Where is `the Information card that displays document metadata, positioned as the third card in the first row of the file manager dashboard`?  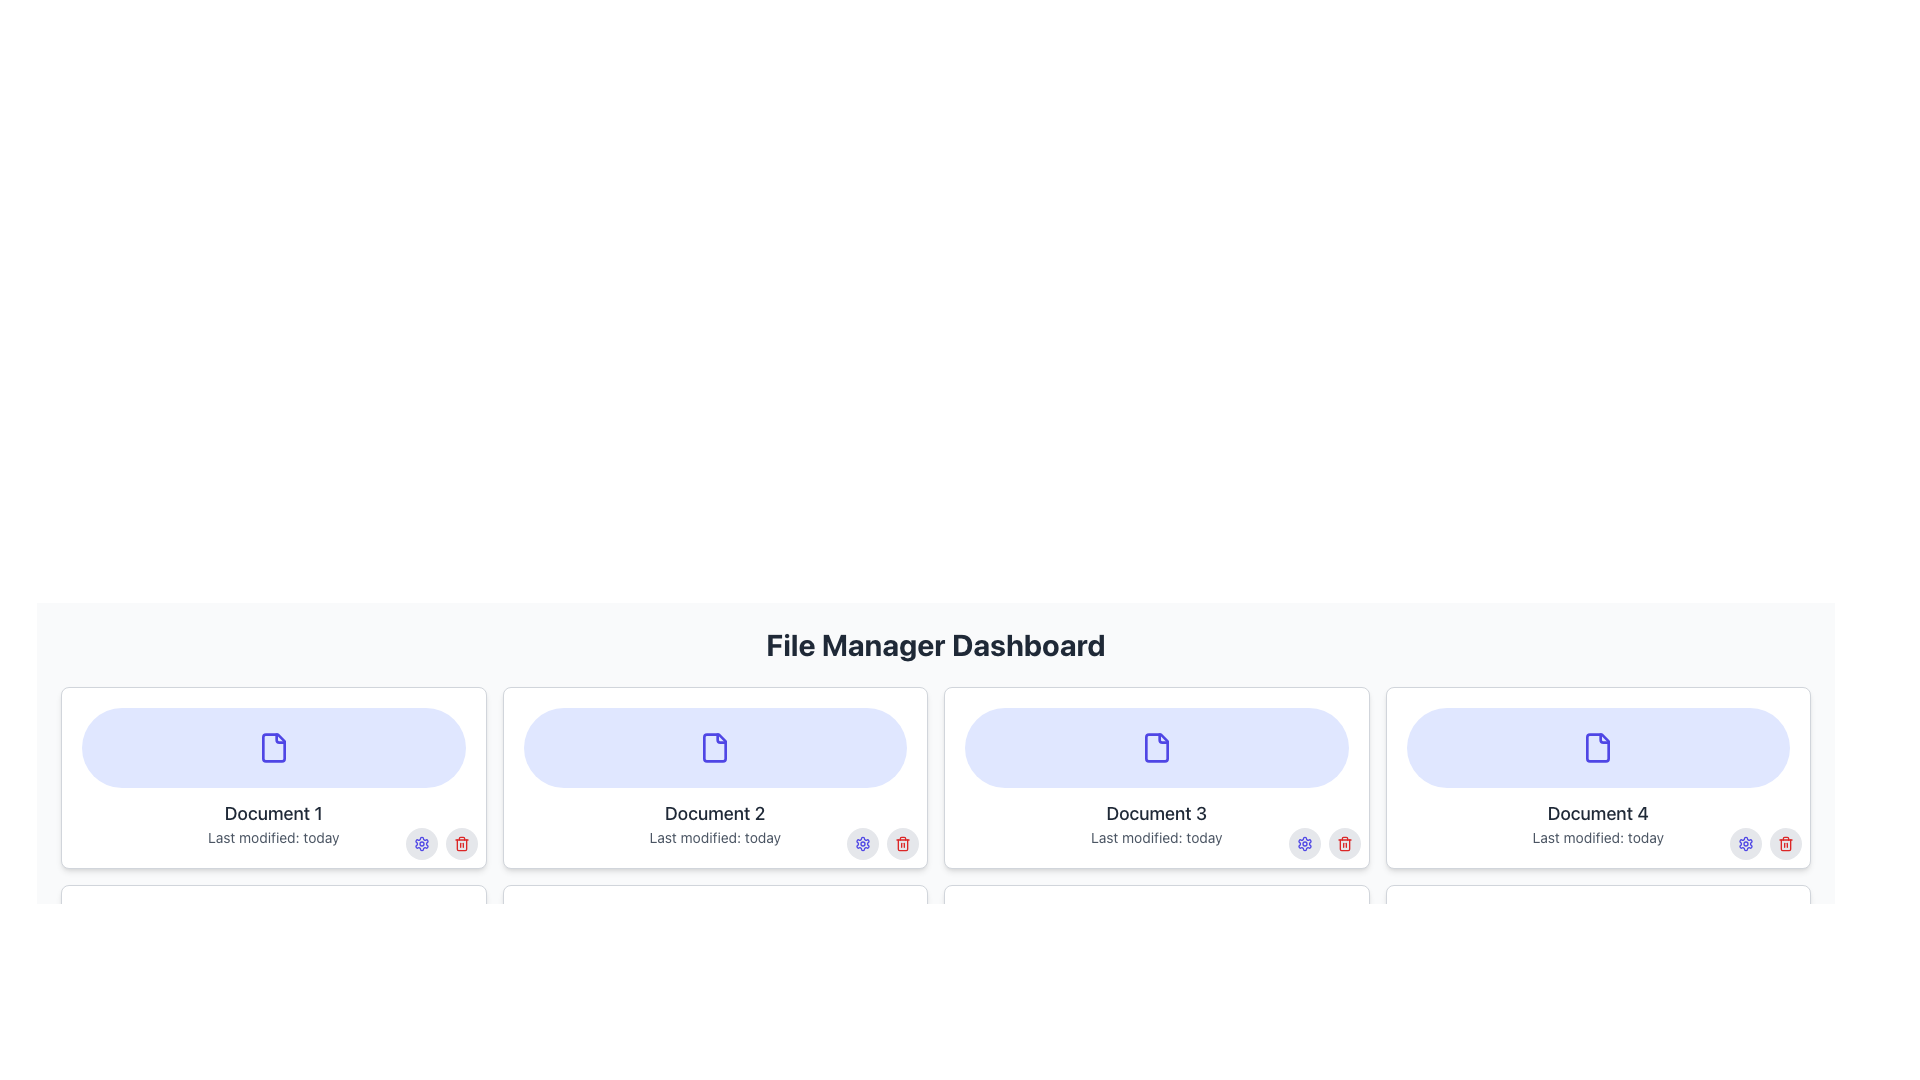
the Information card that displays document metadata, positioned as the third card in the first row of the file manager dashboard is located at coordinates (1156, 777).